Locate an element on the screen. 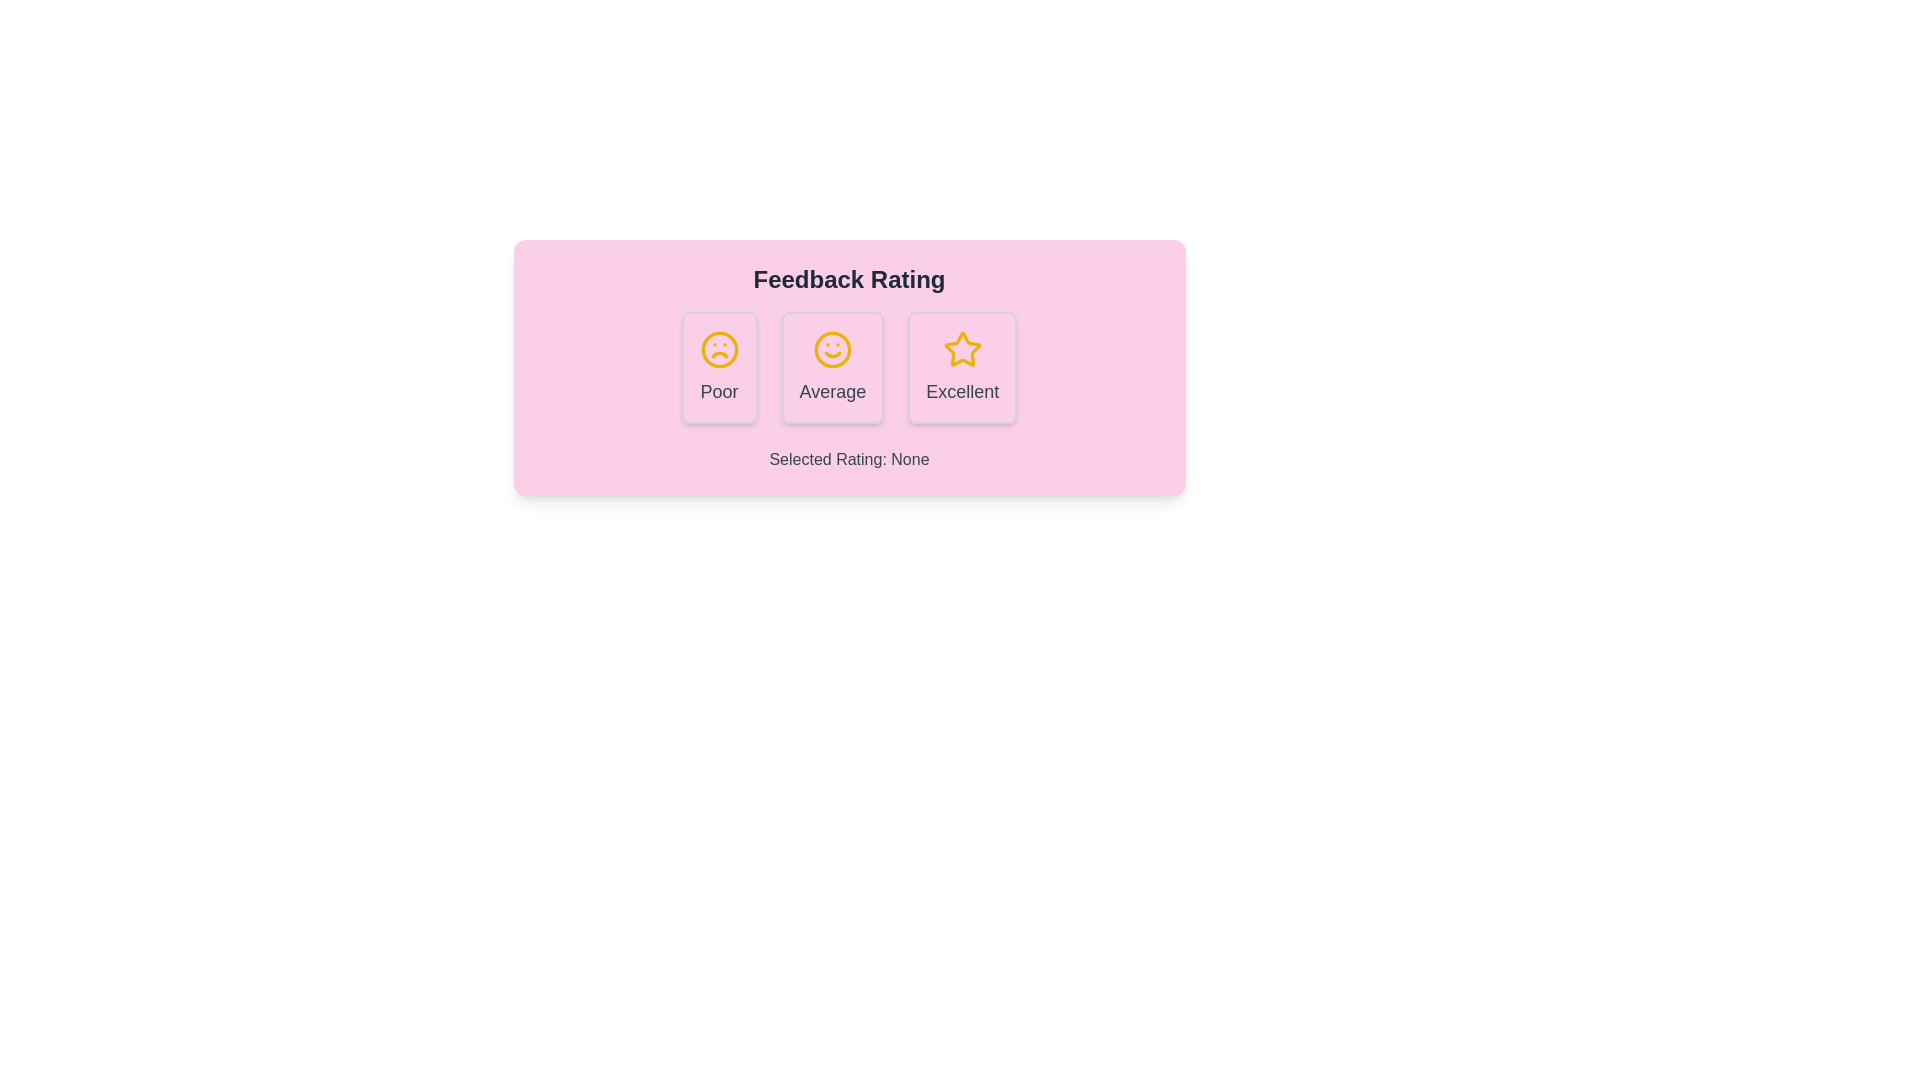  the 'Average' rating button, which is the second option in the horizontally-aligned group titled 'Feedback Rating', featuring a yellow smiling face icon and medium gray text is located at coordinates (832, 367).